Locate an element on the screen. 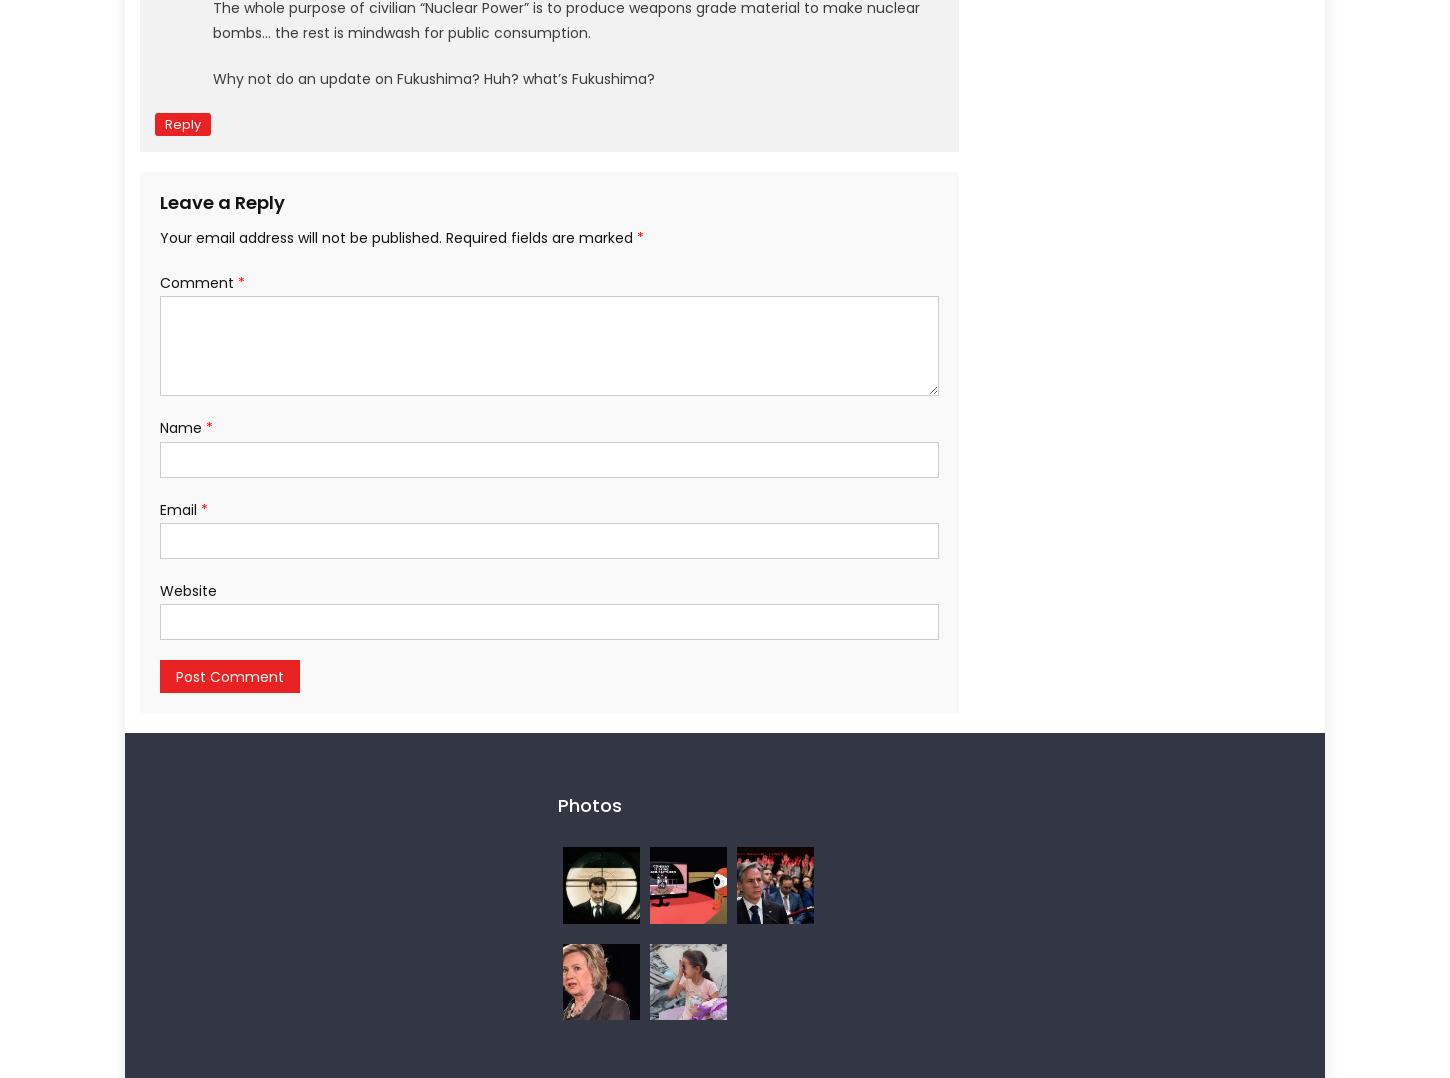  'Why not do an update on Fukushima? Huh? what’s Fukushima?' is located at coordinates (432, 77).